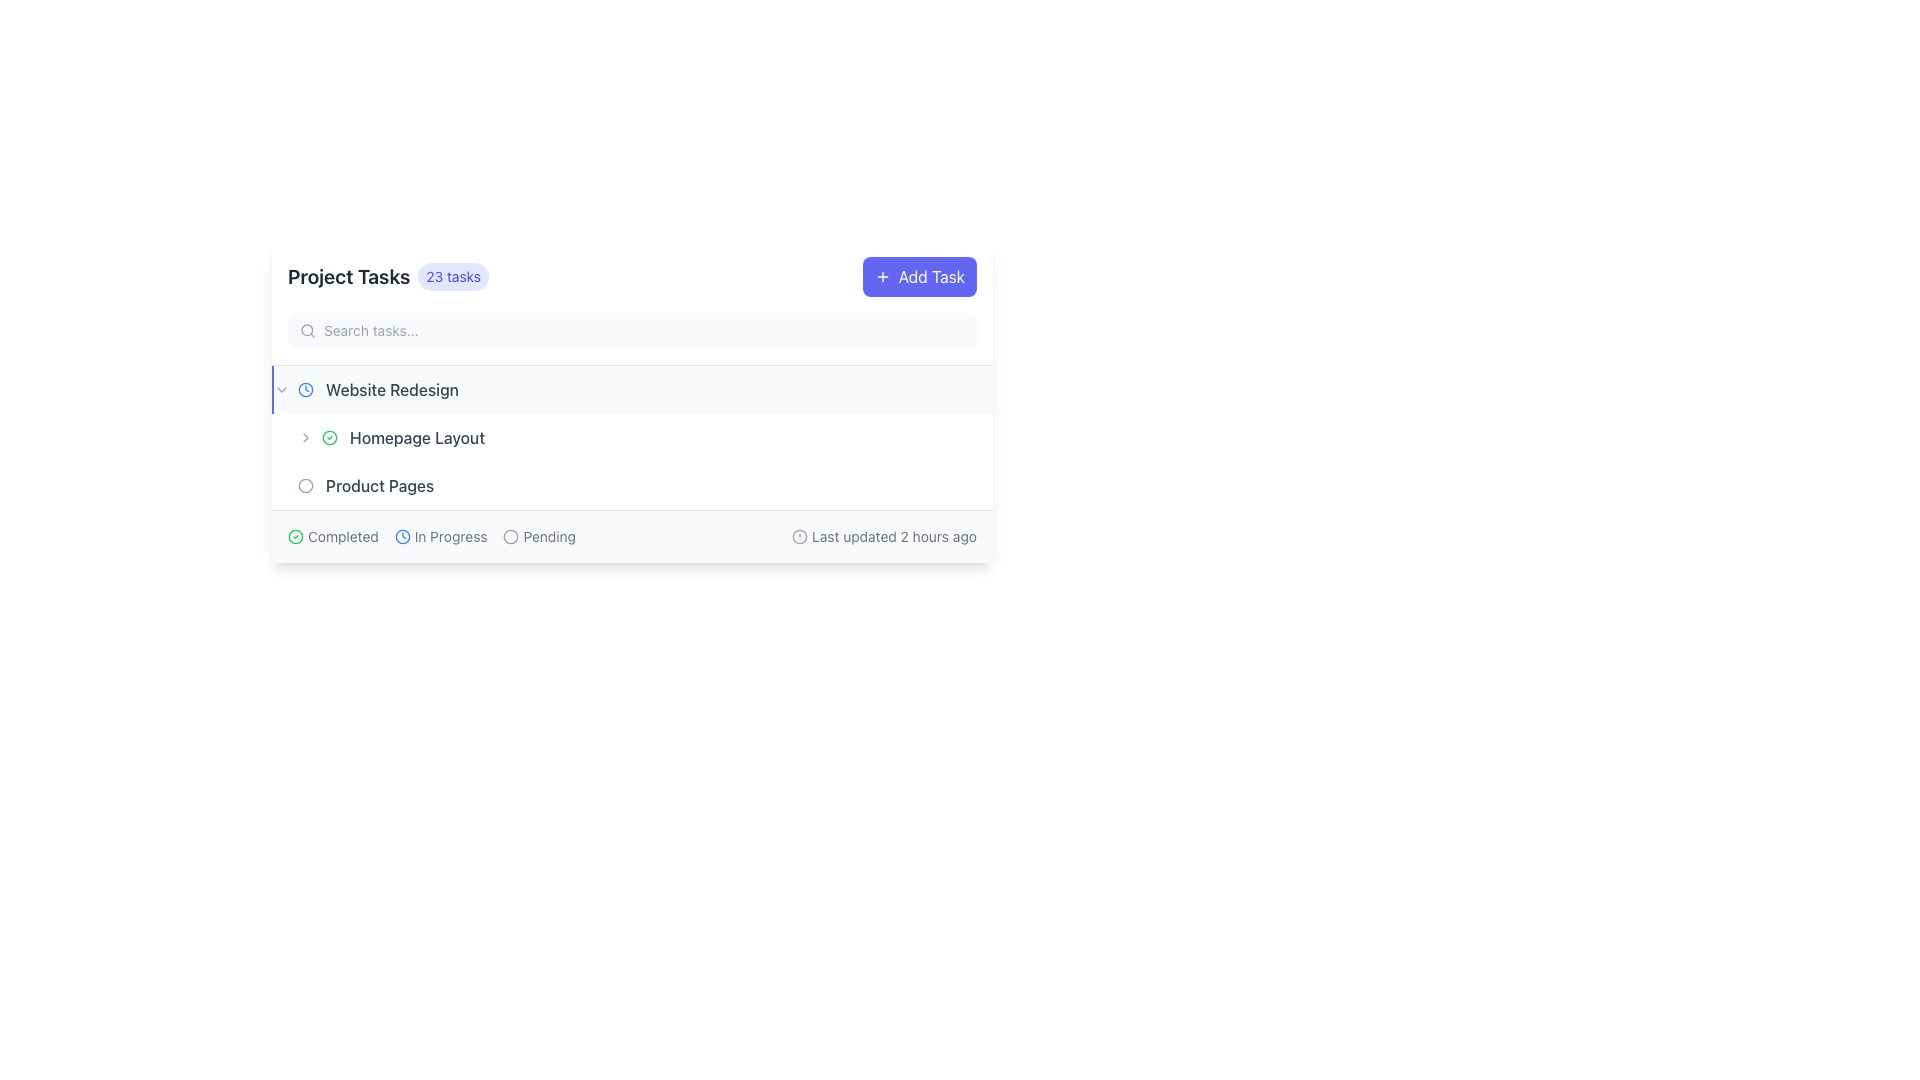  I want to click on the decorative circle element of the SVG search icon located near the left side of the search bar in the task management section, so click(306, 329).